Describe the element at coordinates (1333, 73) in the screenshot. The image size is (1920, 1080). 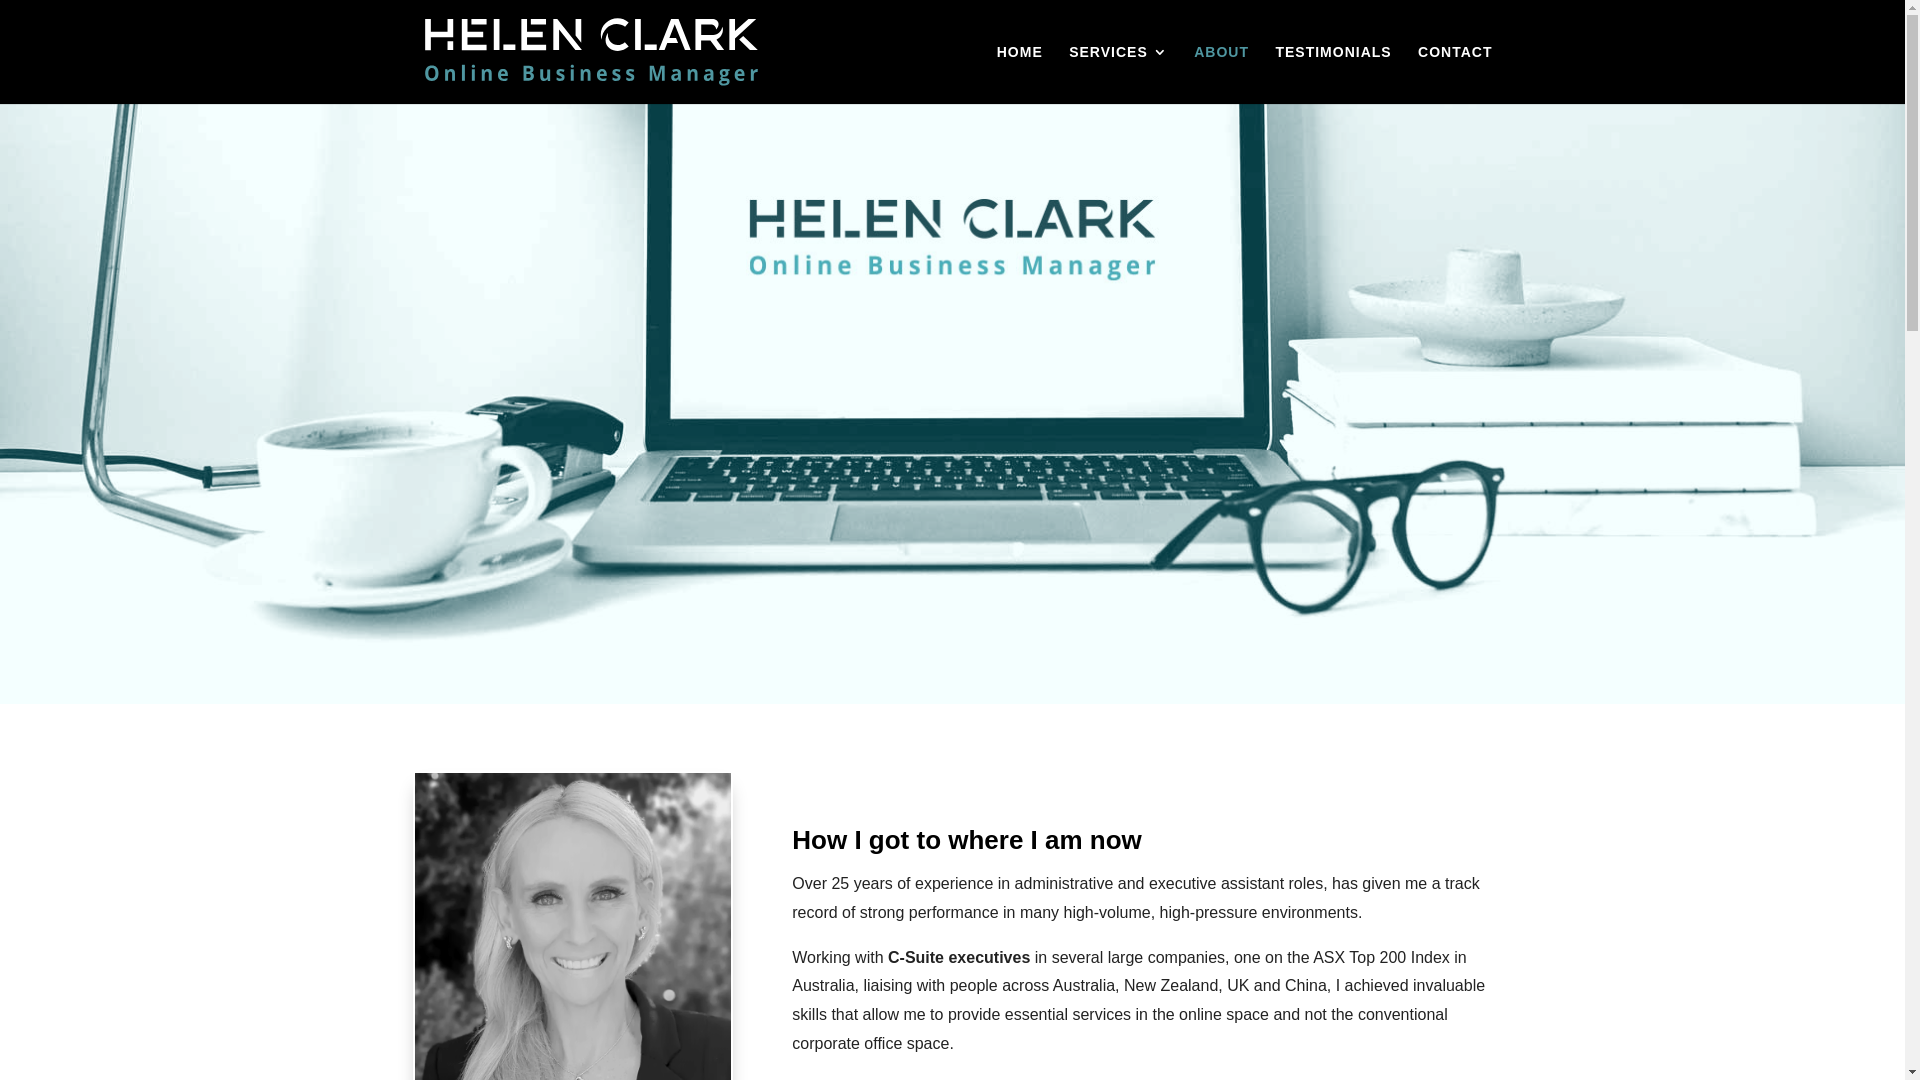
I see `'TESTIMONIALS'` at that location.